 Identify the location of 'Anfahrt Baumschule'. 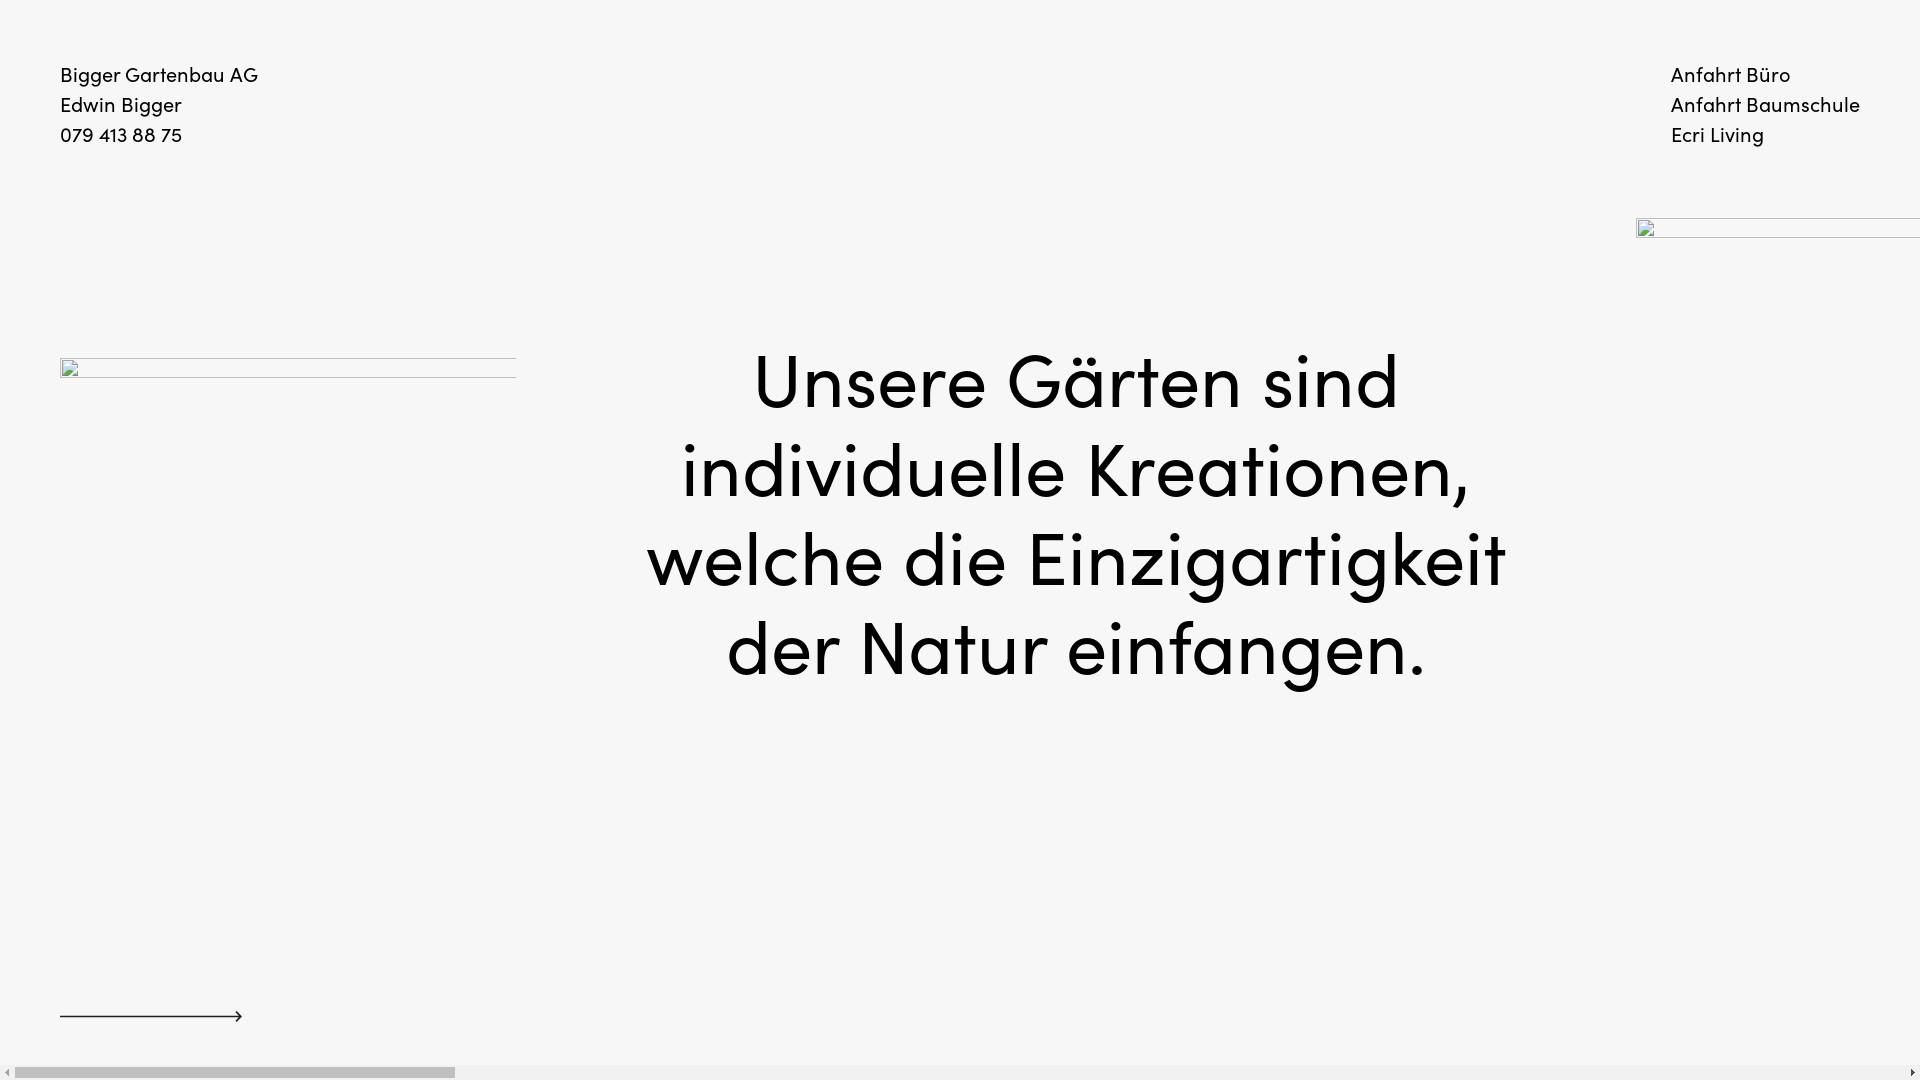
(1765, 104).